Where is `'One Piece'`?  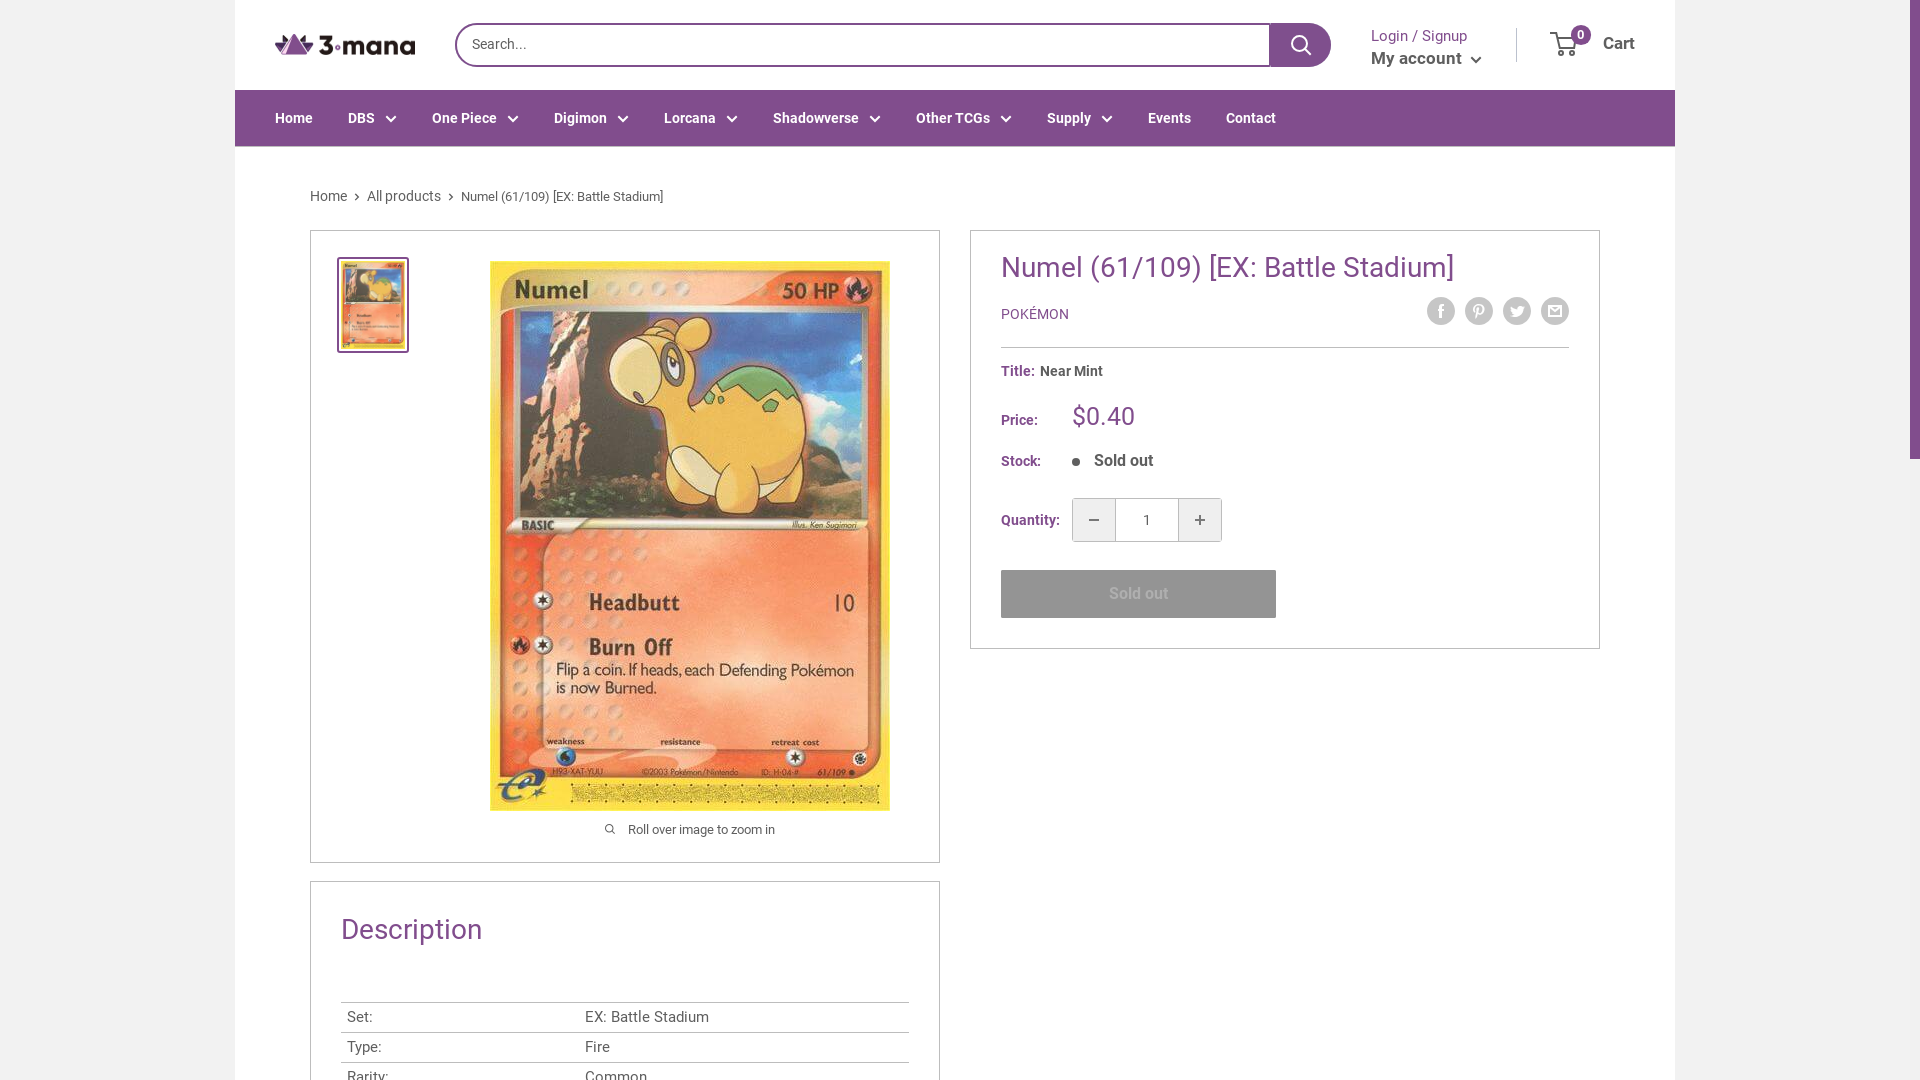 'One Piece' is located at coordinates (431, 118).